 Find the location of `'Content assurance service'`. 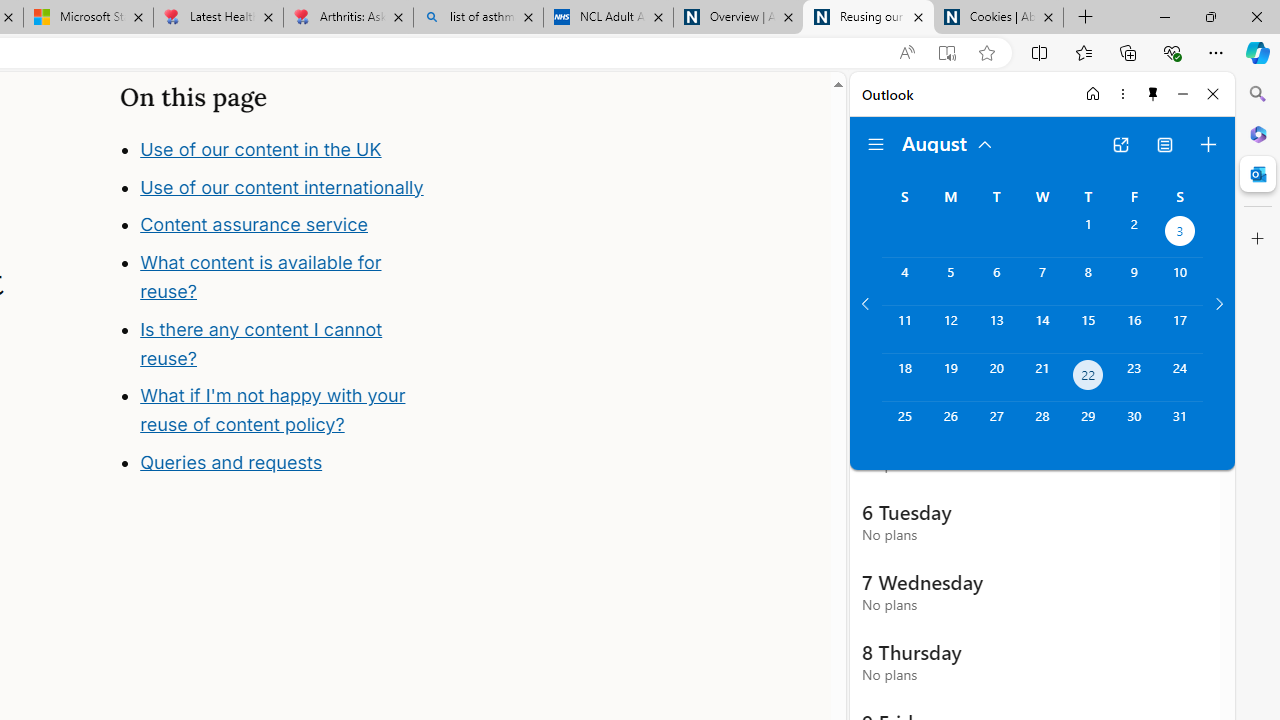

'Content assurance service' is located at coordinates (253, 225).